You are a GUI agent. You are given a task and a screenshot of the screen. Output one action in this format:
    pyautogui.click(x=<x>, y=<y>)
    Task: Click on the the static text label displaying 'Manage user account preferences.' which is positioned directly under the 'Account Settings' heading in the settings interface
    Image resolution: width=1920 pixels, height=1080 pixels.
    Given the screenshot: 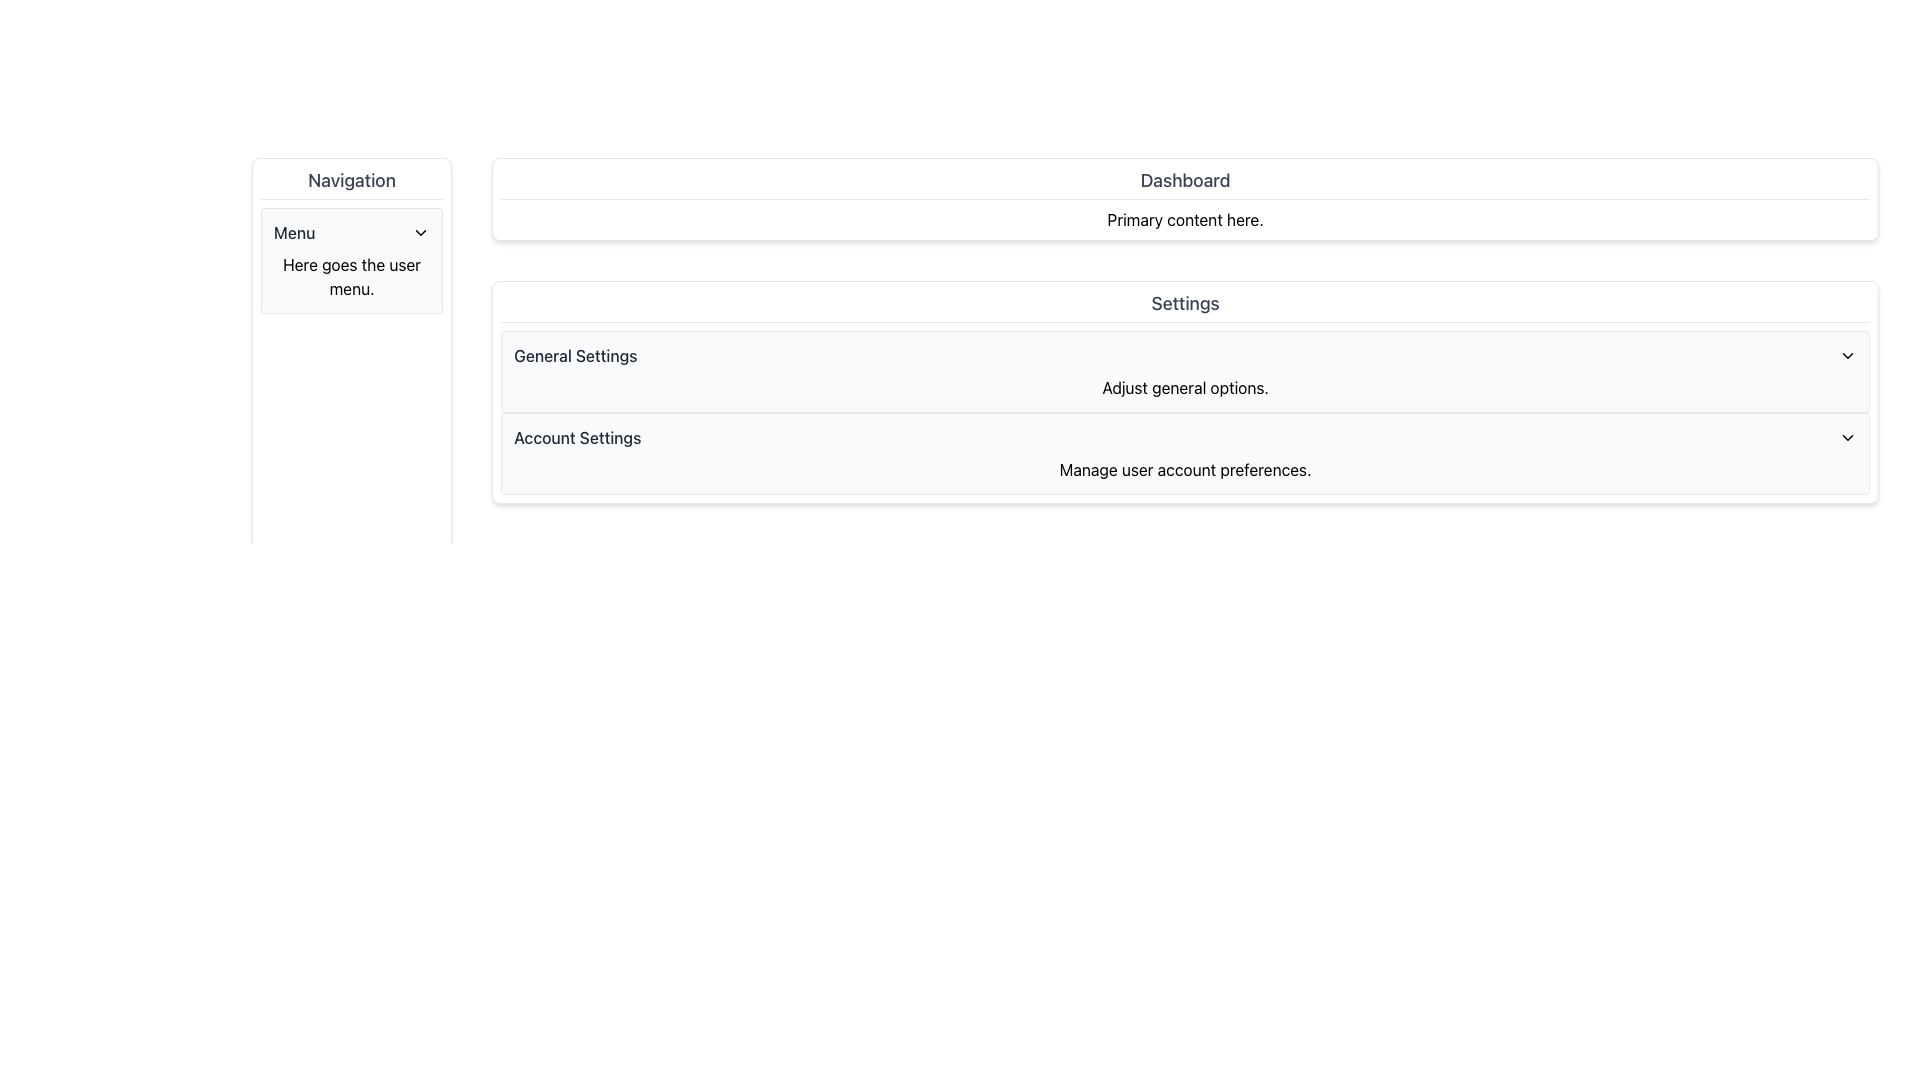 What is the action you would take?
    pyautogui.click(x=1185, y=470)
    